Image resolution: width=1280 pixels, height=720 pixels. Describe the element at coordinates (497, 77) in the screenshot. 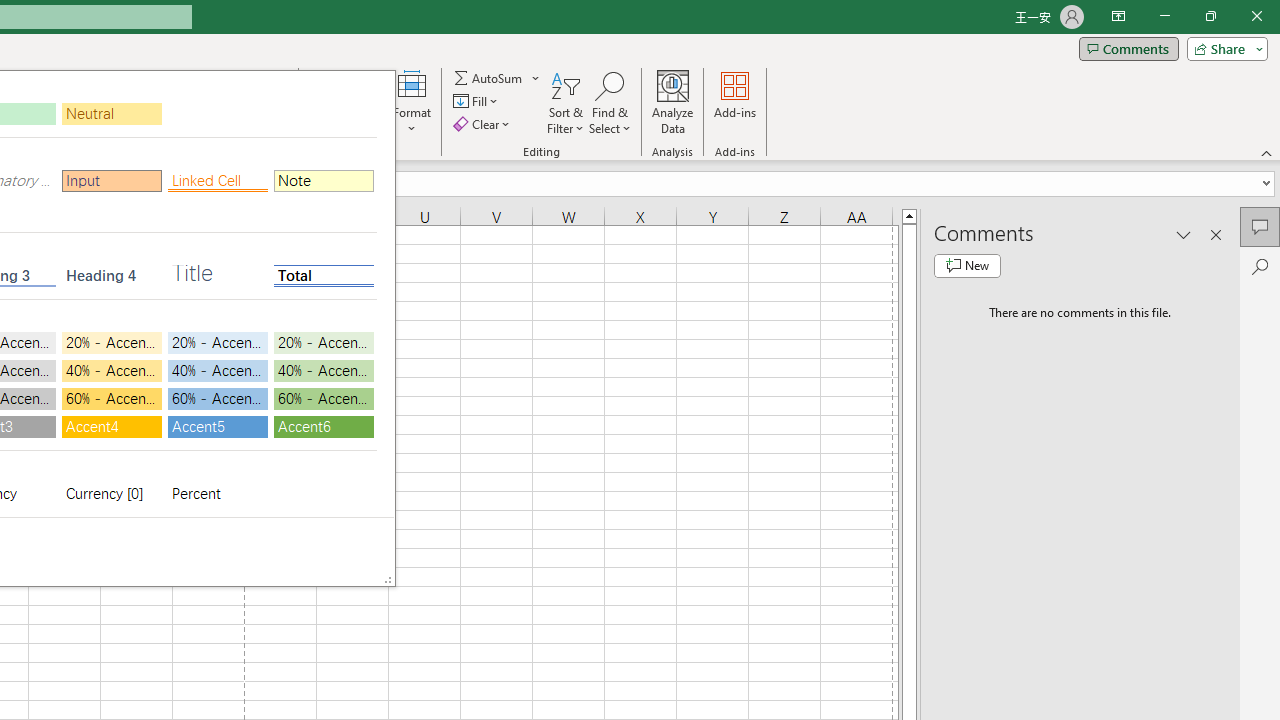

I see `'AutoSum'` at that location.